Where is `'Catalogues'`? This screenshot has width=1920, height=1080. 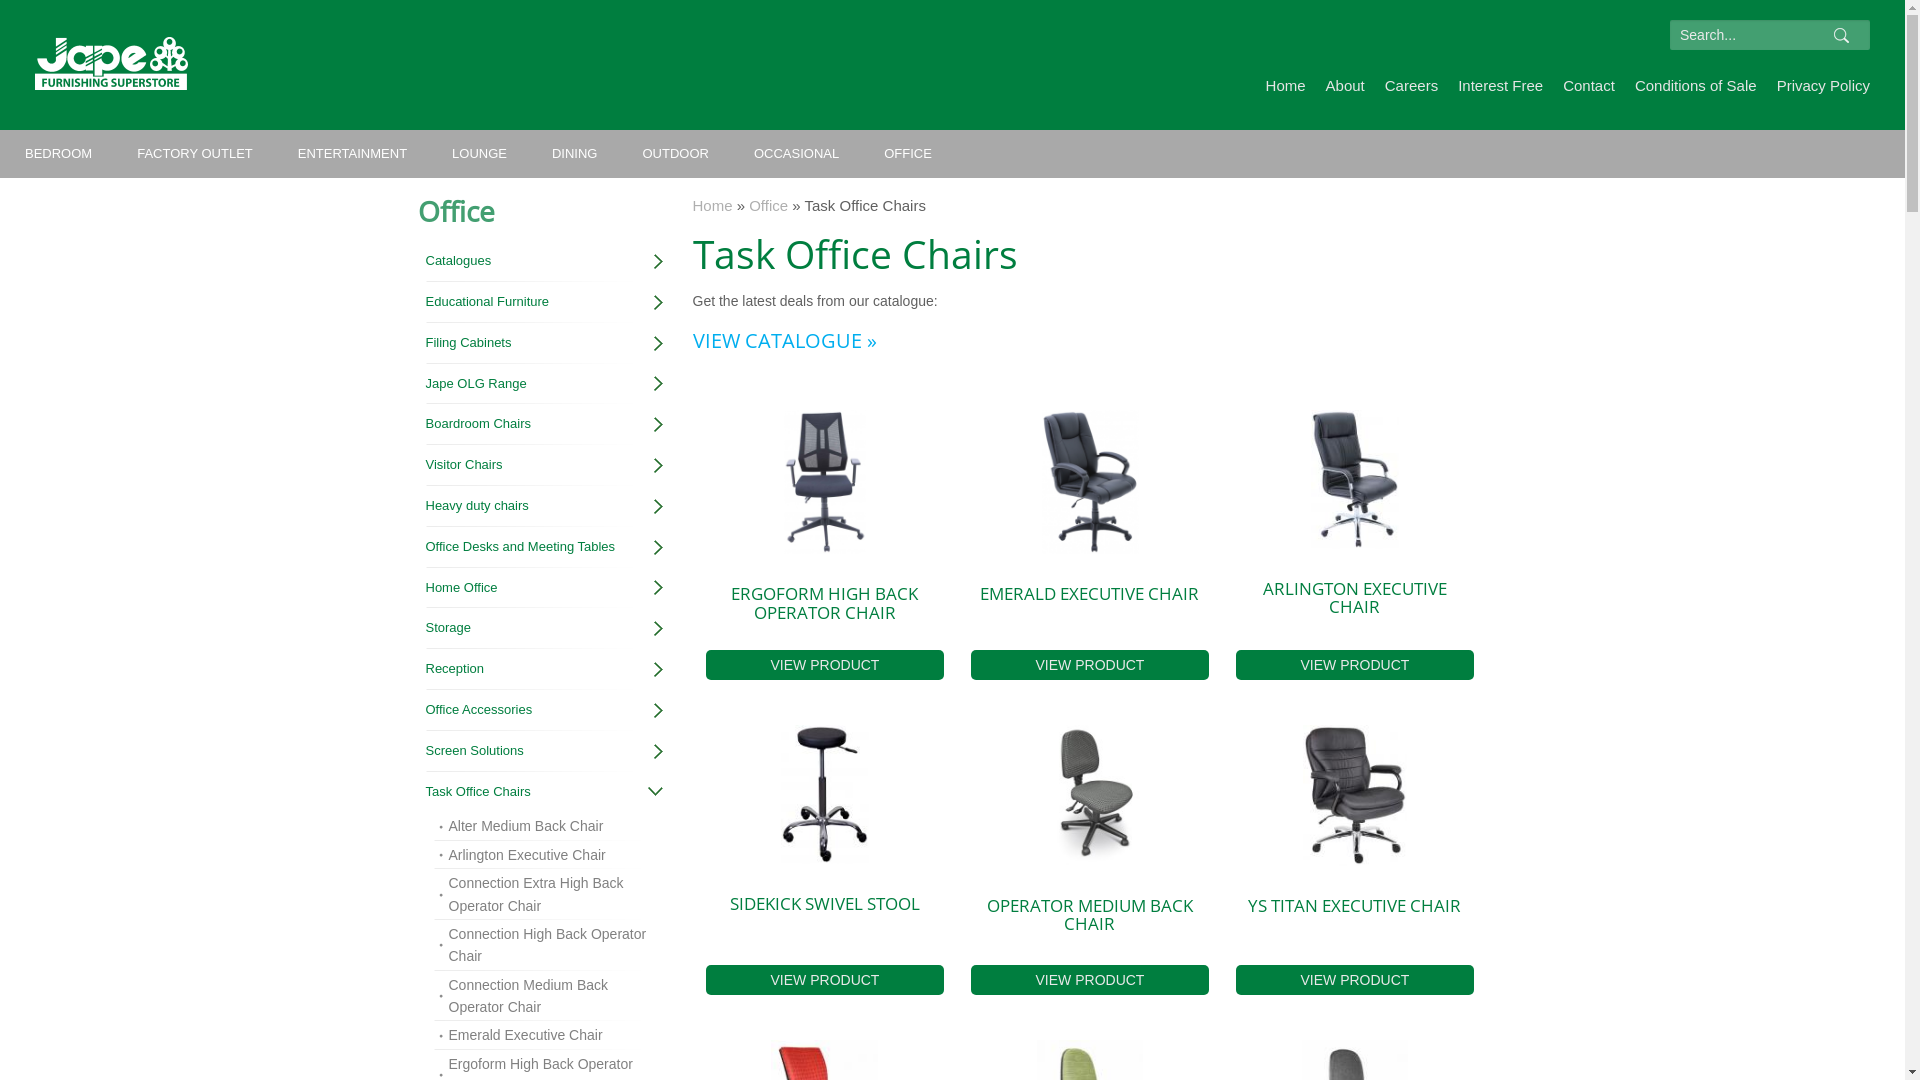 'Catalogues' is located at coordinates (425, 260).